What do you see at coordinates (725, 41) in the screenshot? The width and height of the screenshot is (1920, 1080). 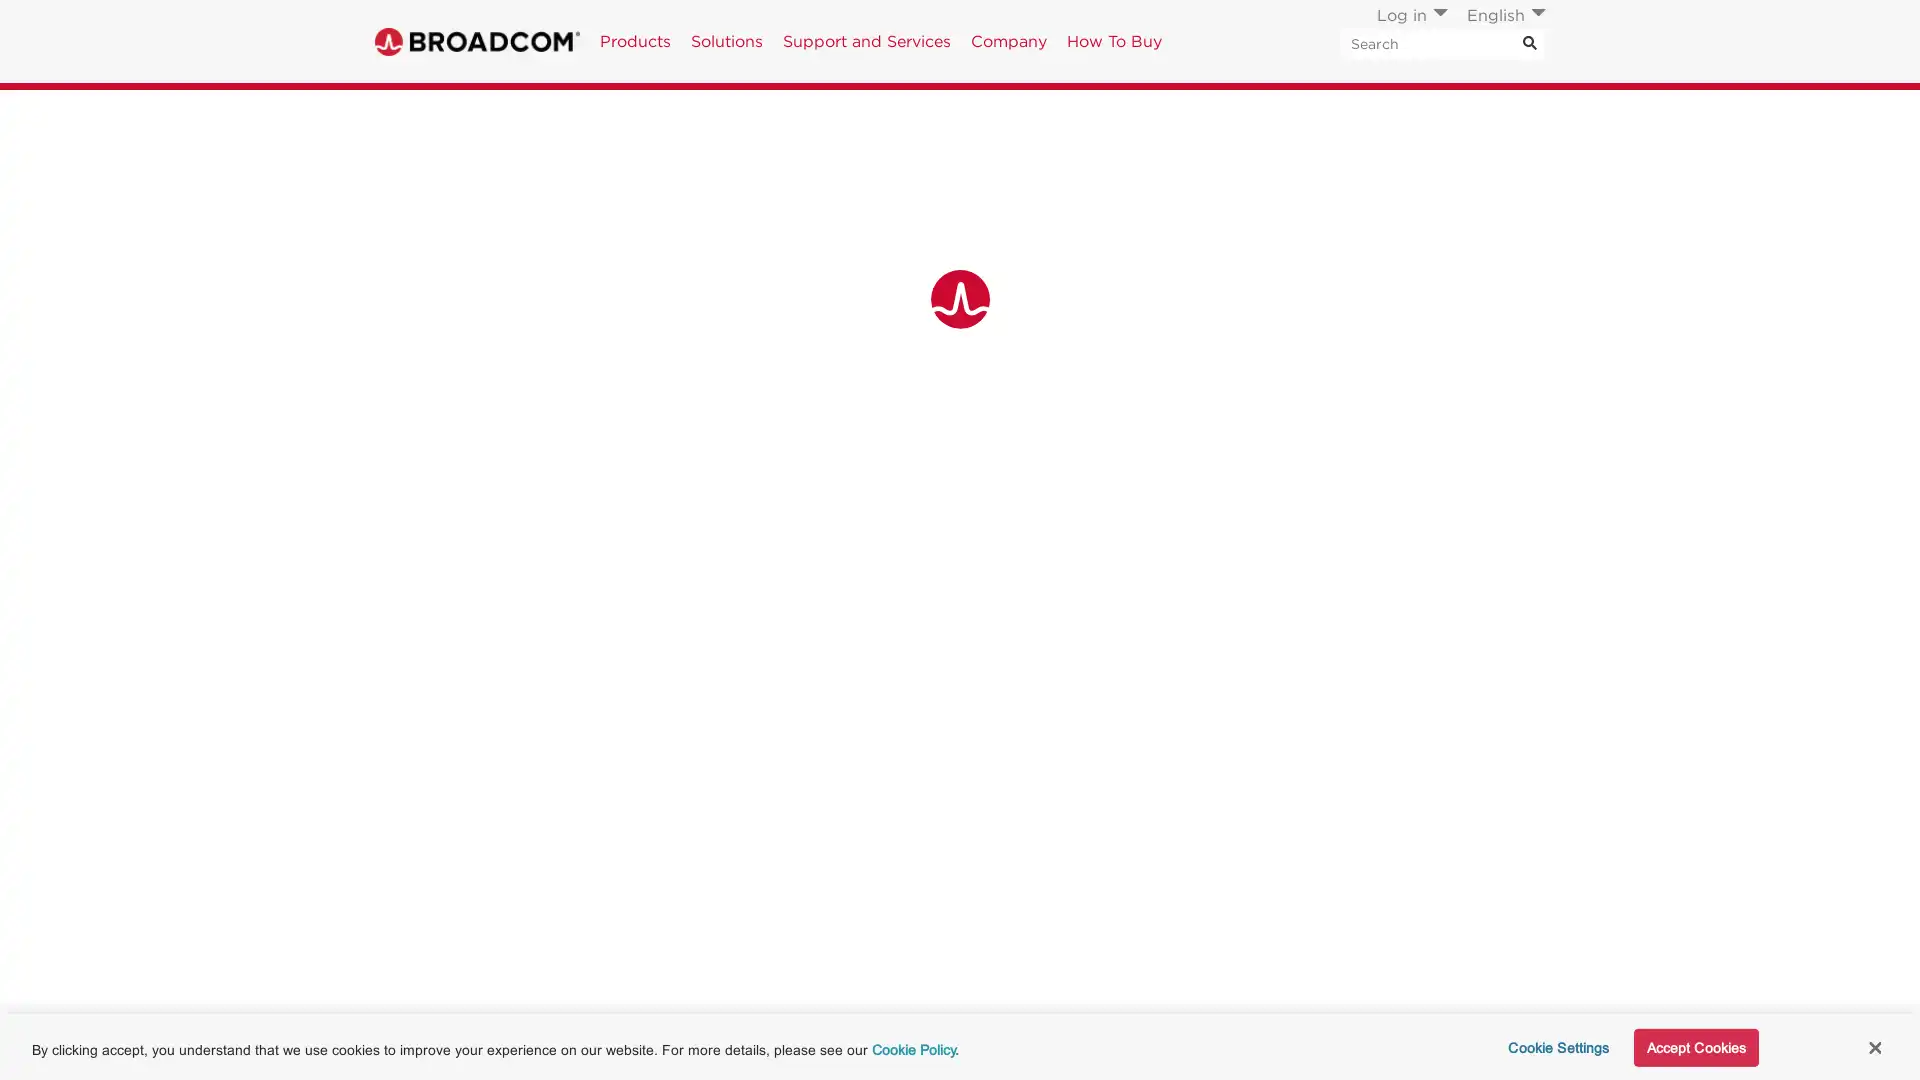 I see `Solutions` at bounding box center [725, 41].